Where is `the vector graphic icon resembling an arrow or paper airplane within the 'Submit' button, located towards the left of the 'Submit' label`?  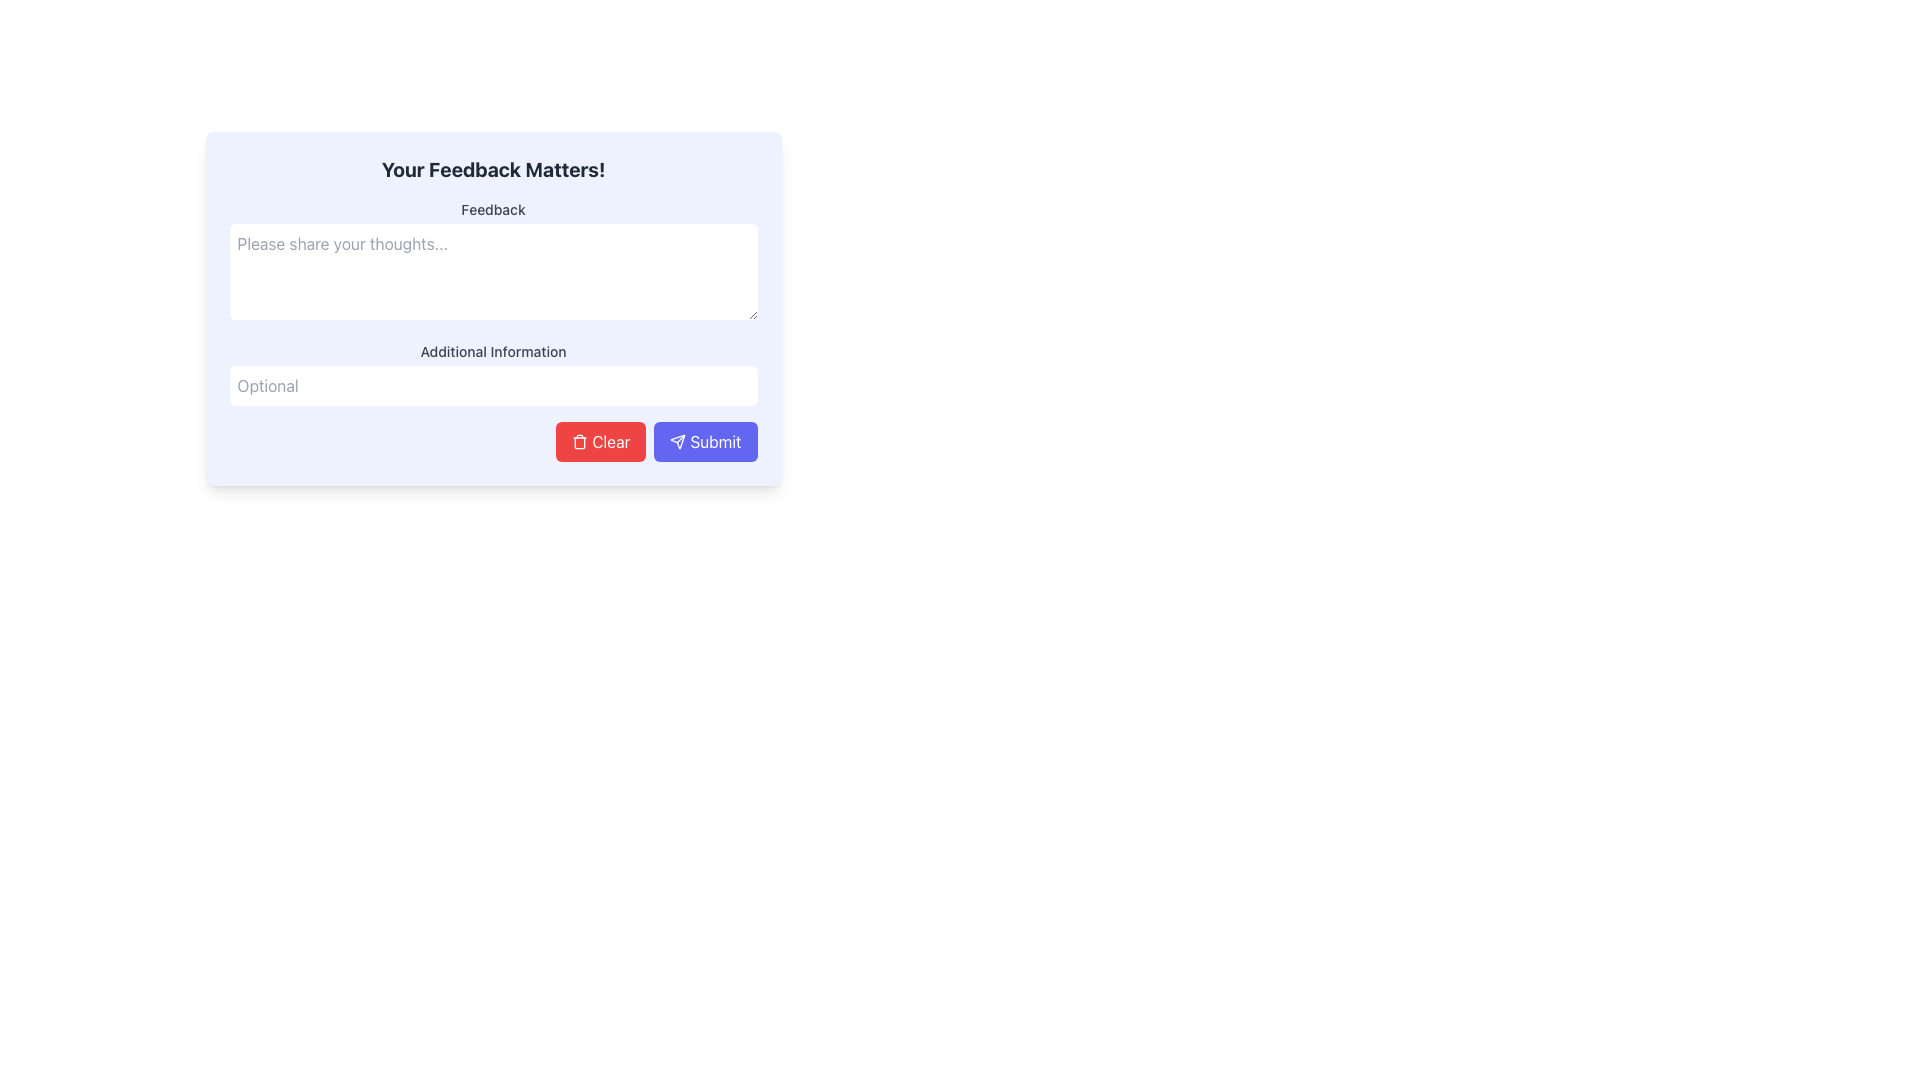 the vector graphic icon resembling an arrow or paper airplane within the 'Submit' button, located towards the left of the 'Submit' label is located at coordinates (678, 441).